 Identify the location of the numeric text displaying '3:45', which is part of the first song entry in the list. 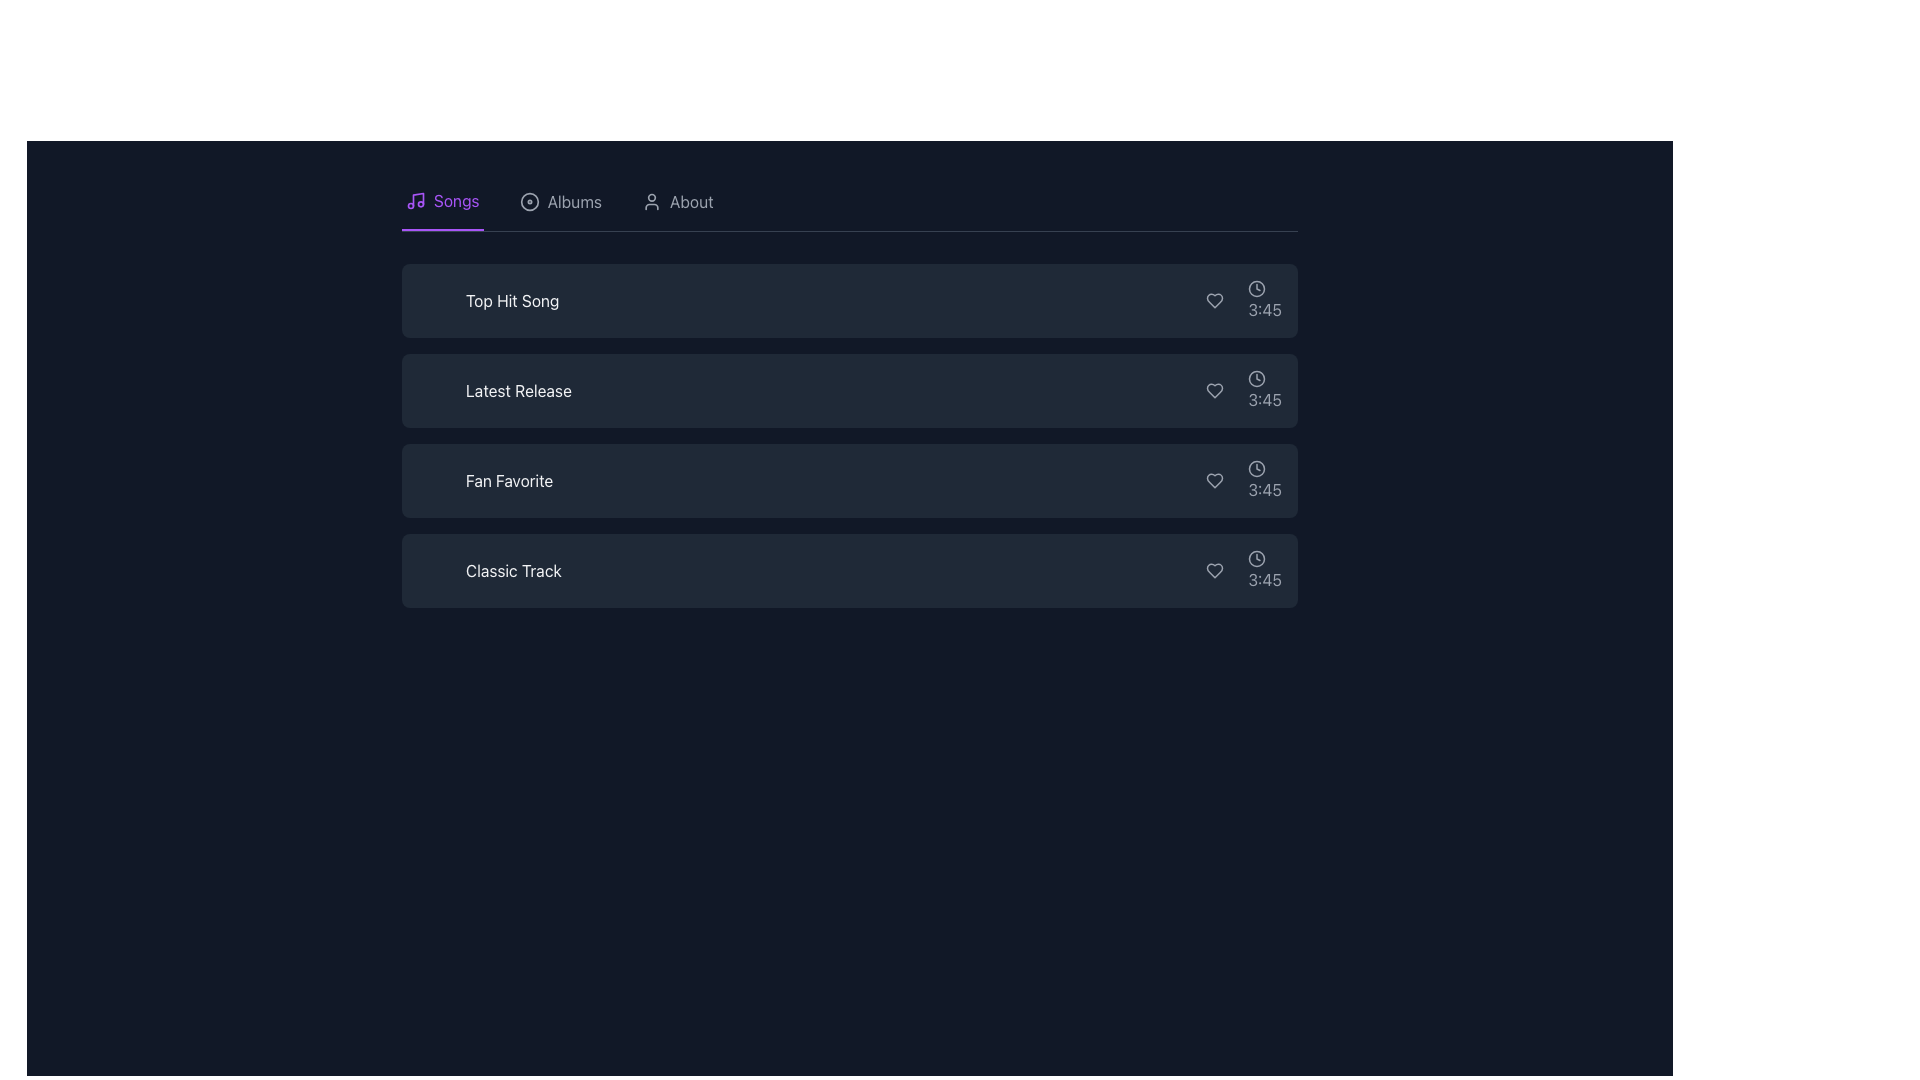
(1264, 300).